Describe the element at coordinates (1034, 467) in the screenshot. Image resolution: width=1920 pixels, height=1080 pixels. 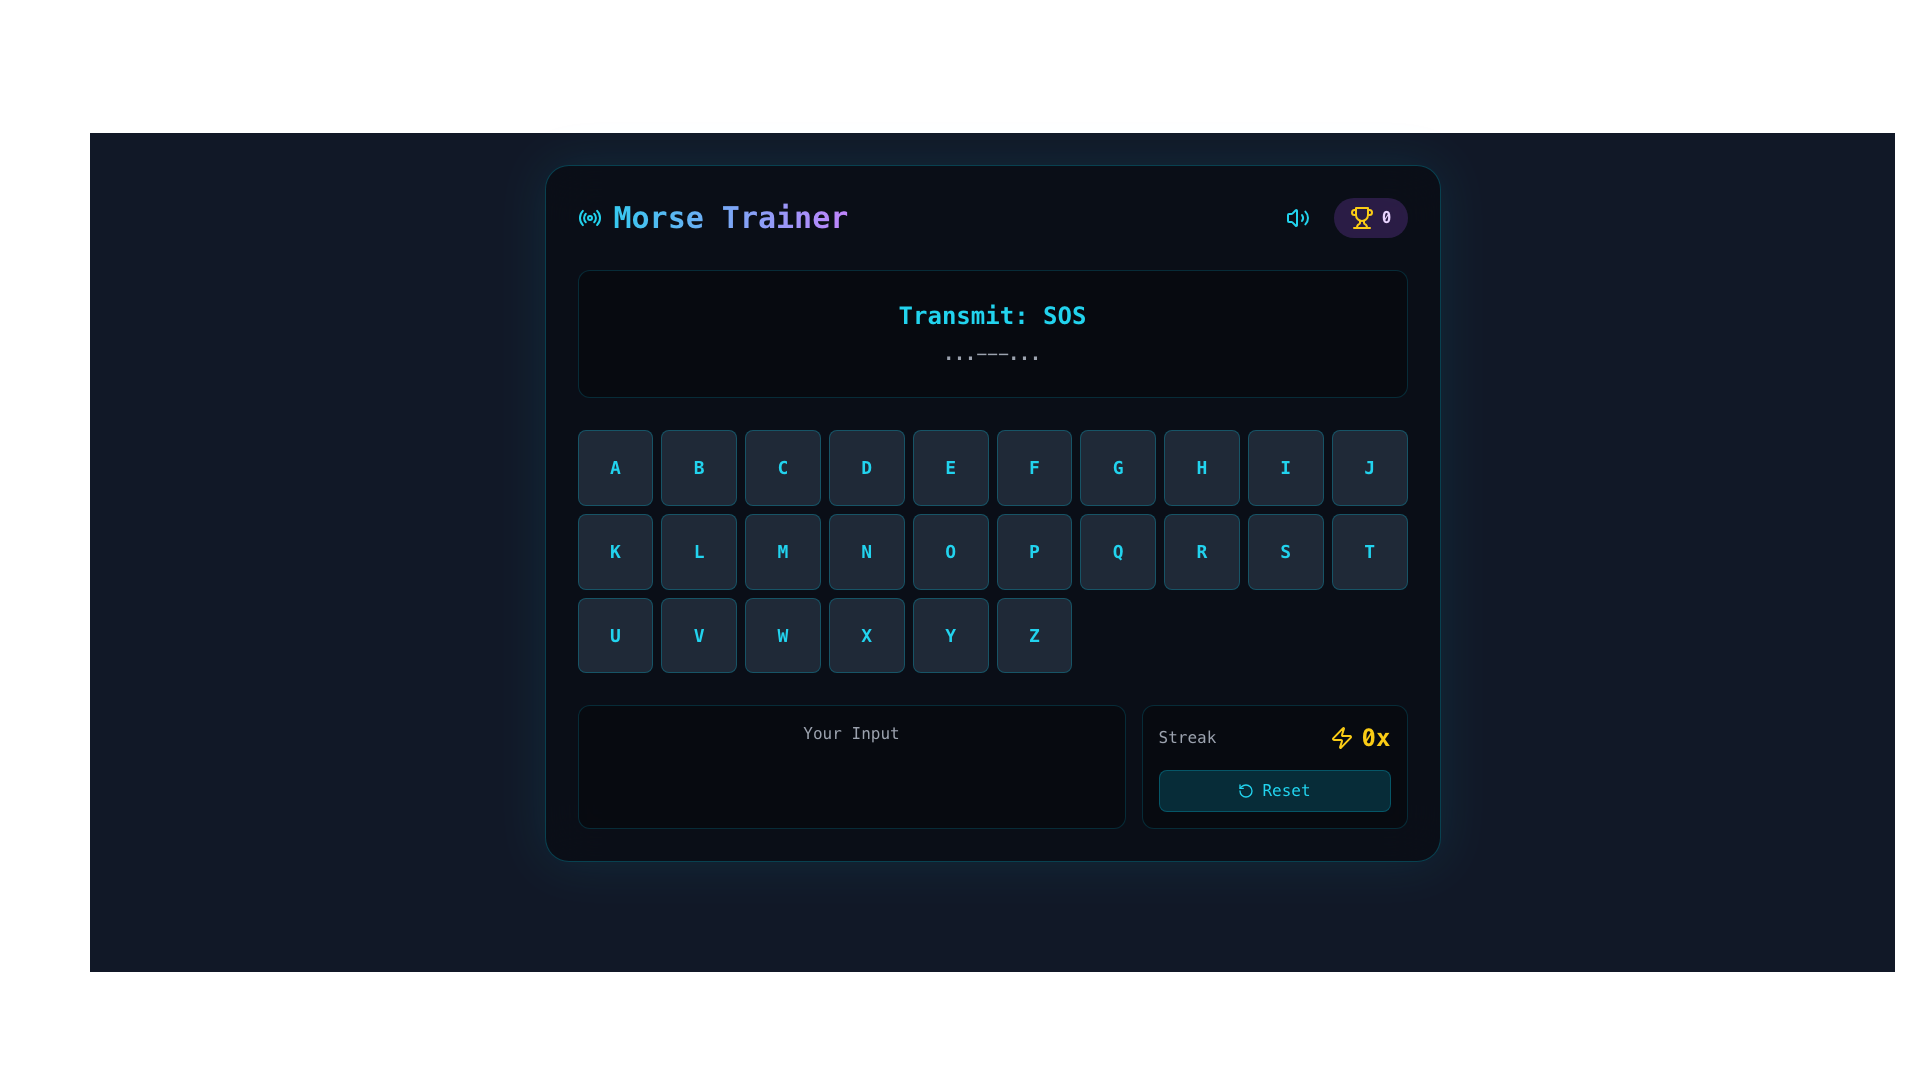
I see `the button representing the letter 'F' in the alphabetical character grid, which is positioned between the buttons labeled 'E' and 'G'` at that location.